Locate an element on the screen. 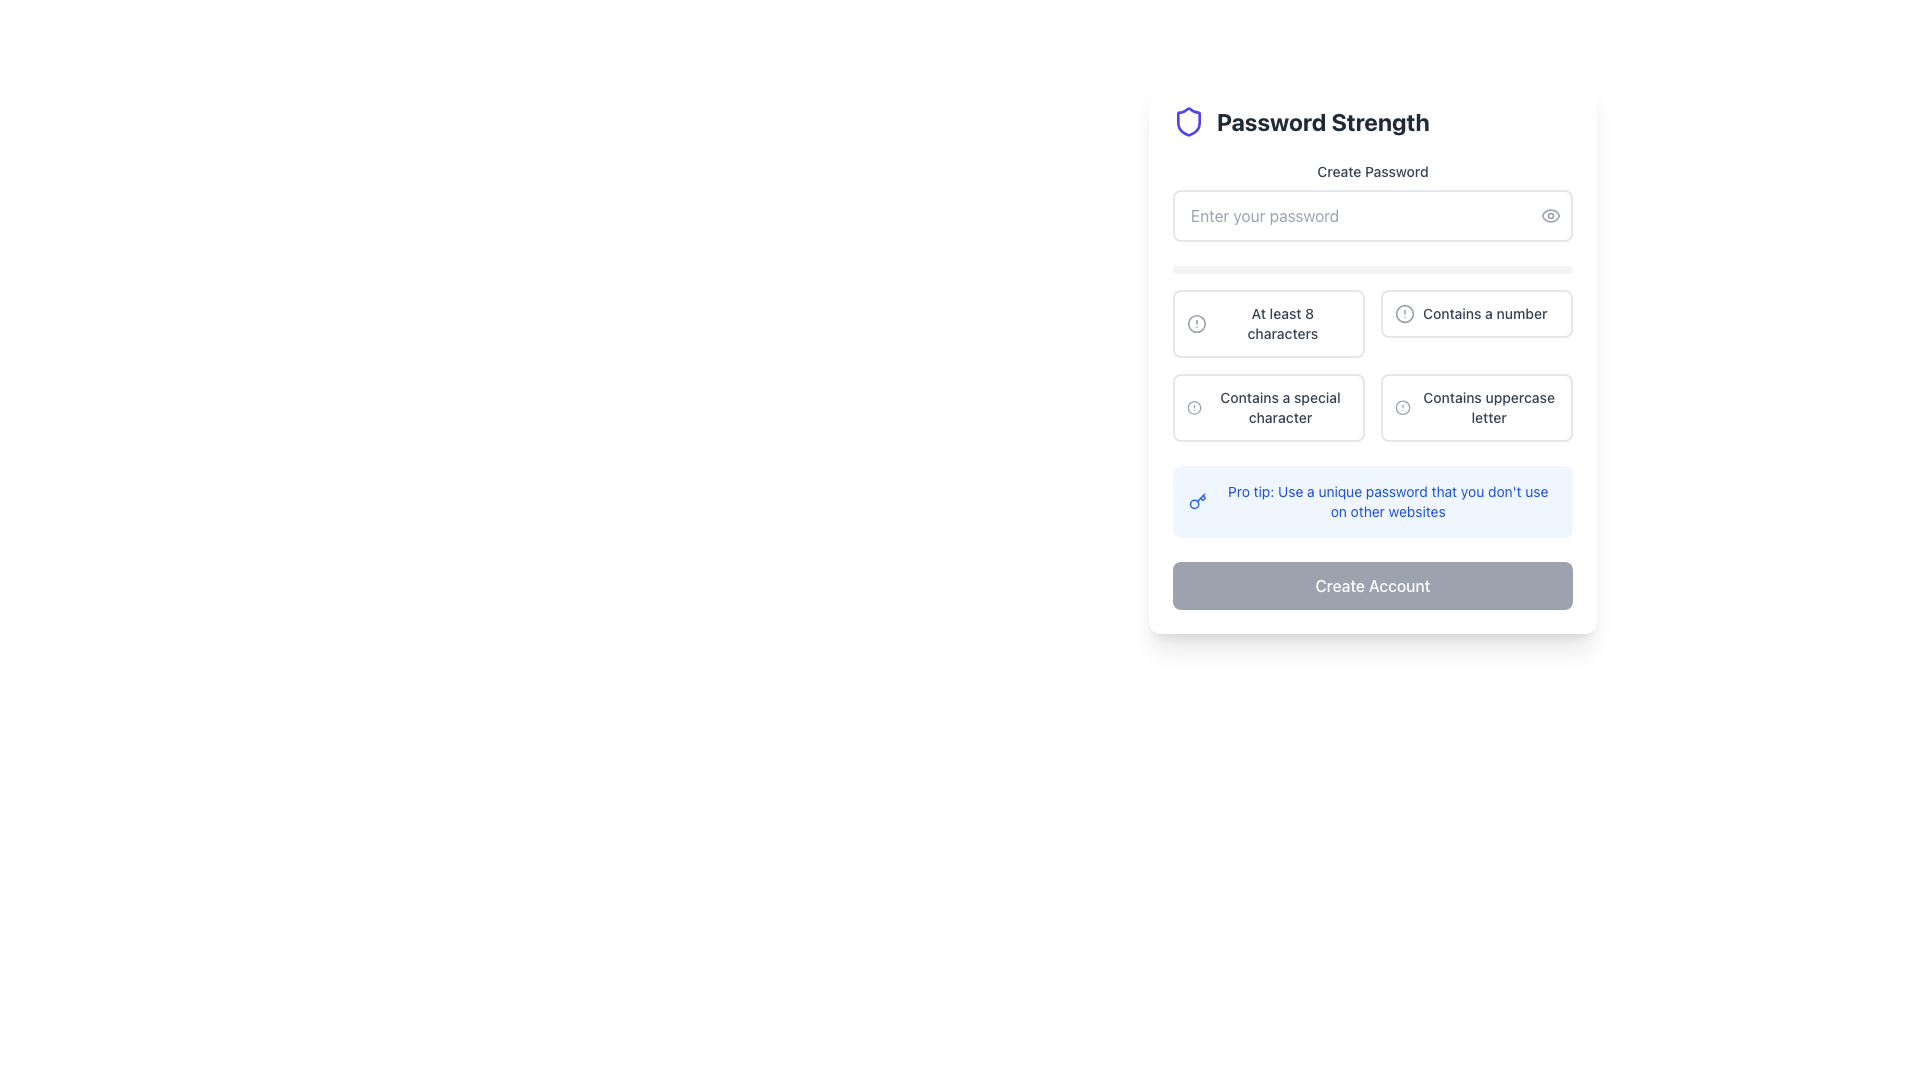 This screenshot has height=1080, width=1920. the Text label that informs users about the password length requirement, located in the top left of the password guidelines section is located at coordinates (1282, 323).